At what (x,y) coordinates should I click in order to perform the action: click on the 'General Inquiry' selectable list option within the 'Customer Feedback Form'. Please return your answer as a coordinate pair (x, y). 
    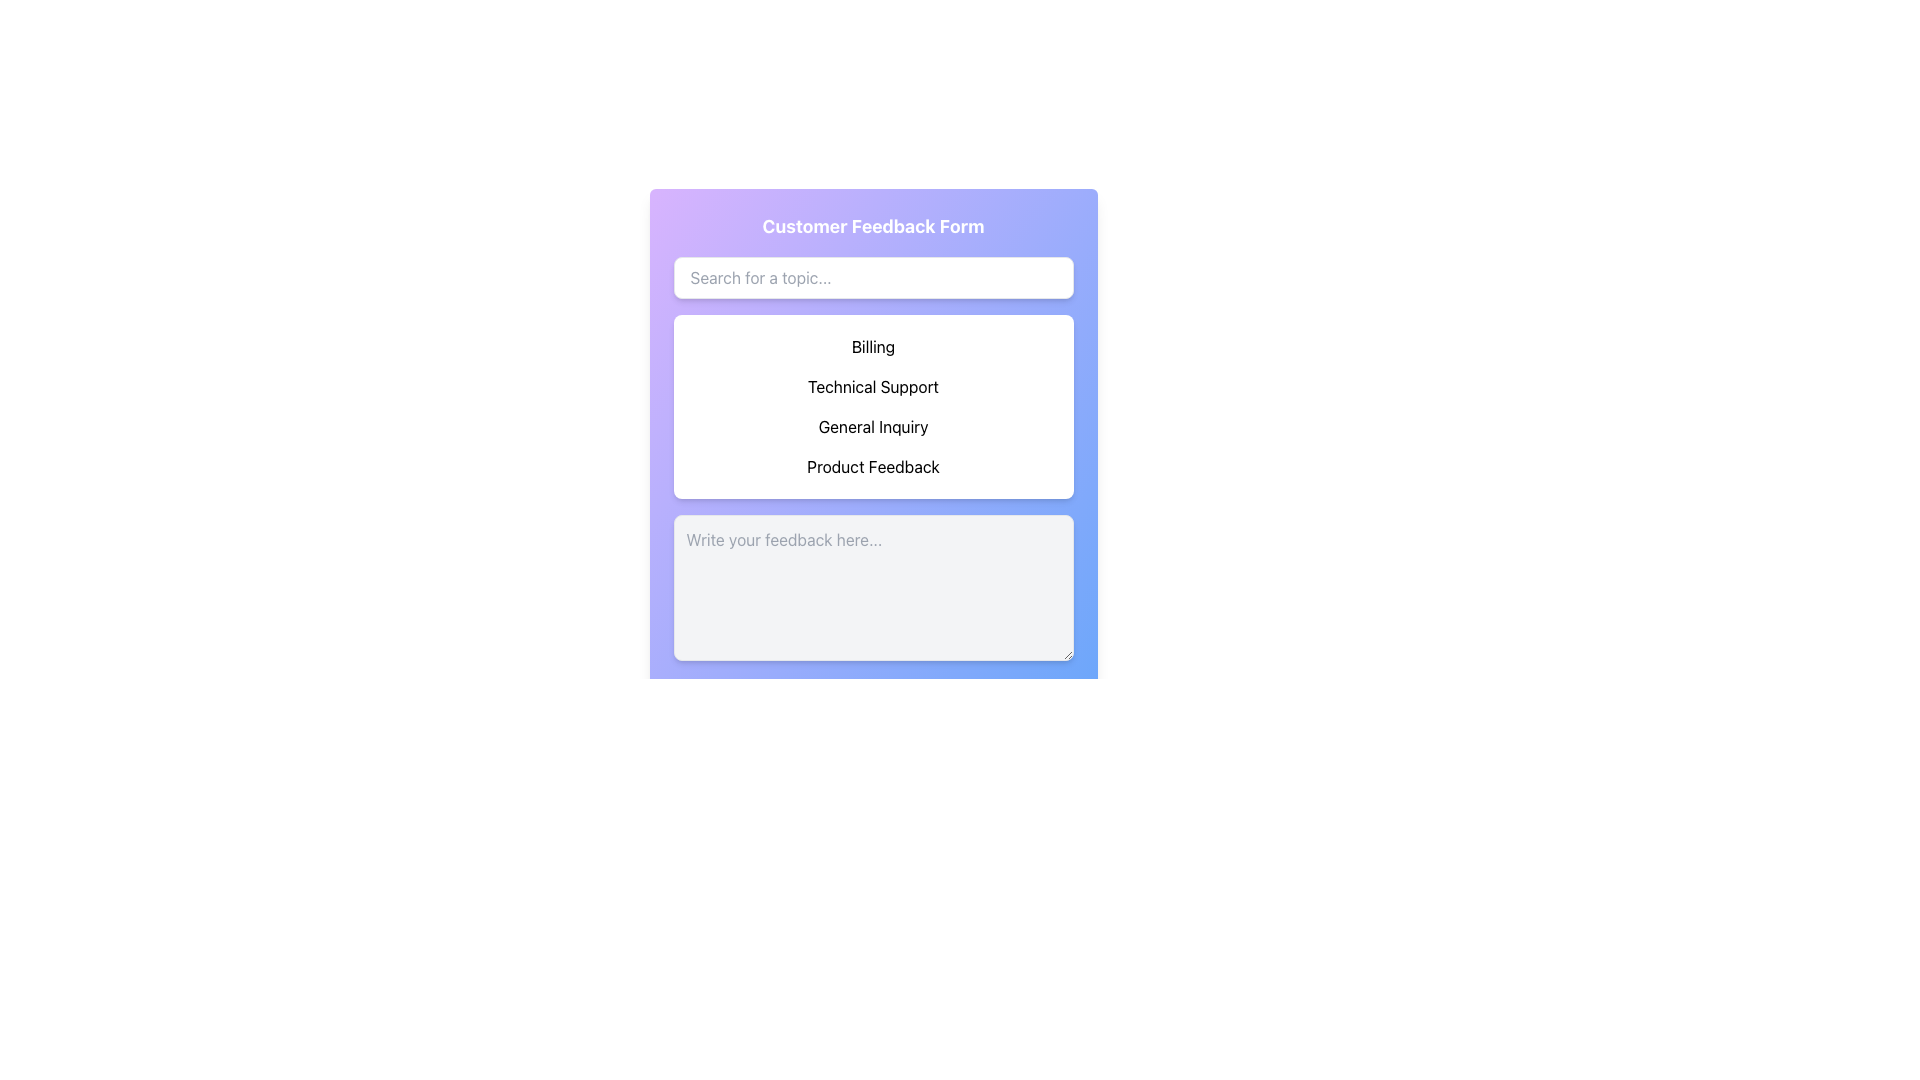
    Looking at the image, I should click on (873, 426).